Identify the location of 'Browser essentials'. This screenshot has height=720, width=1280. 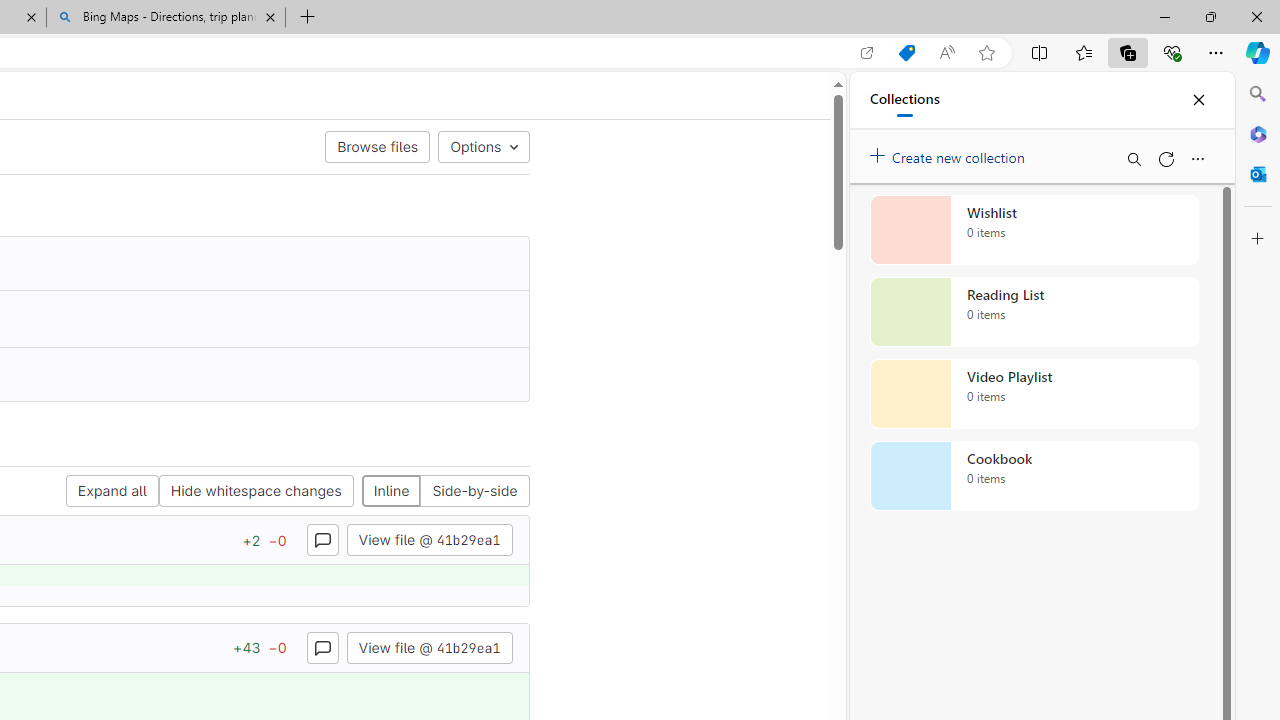
(1171, 51).